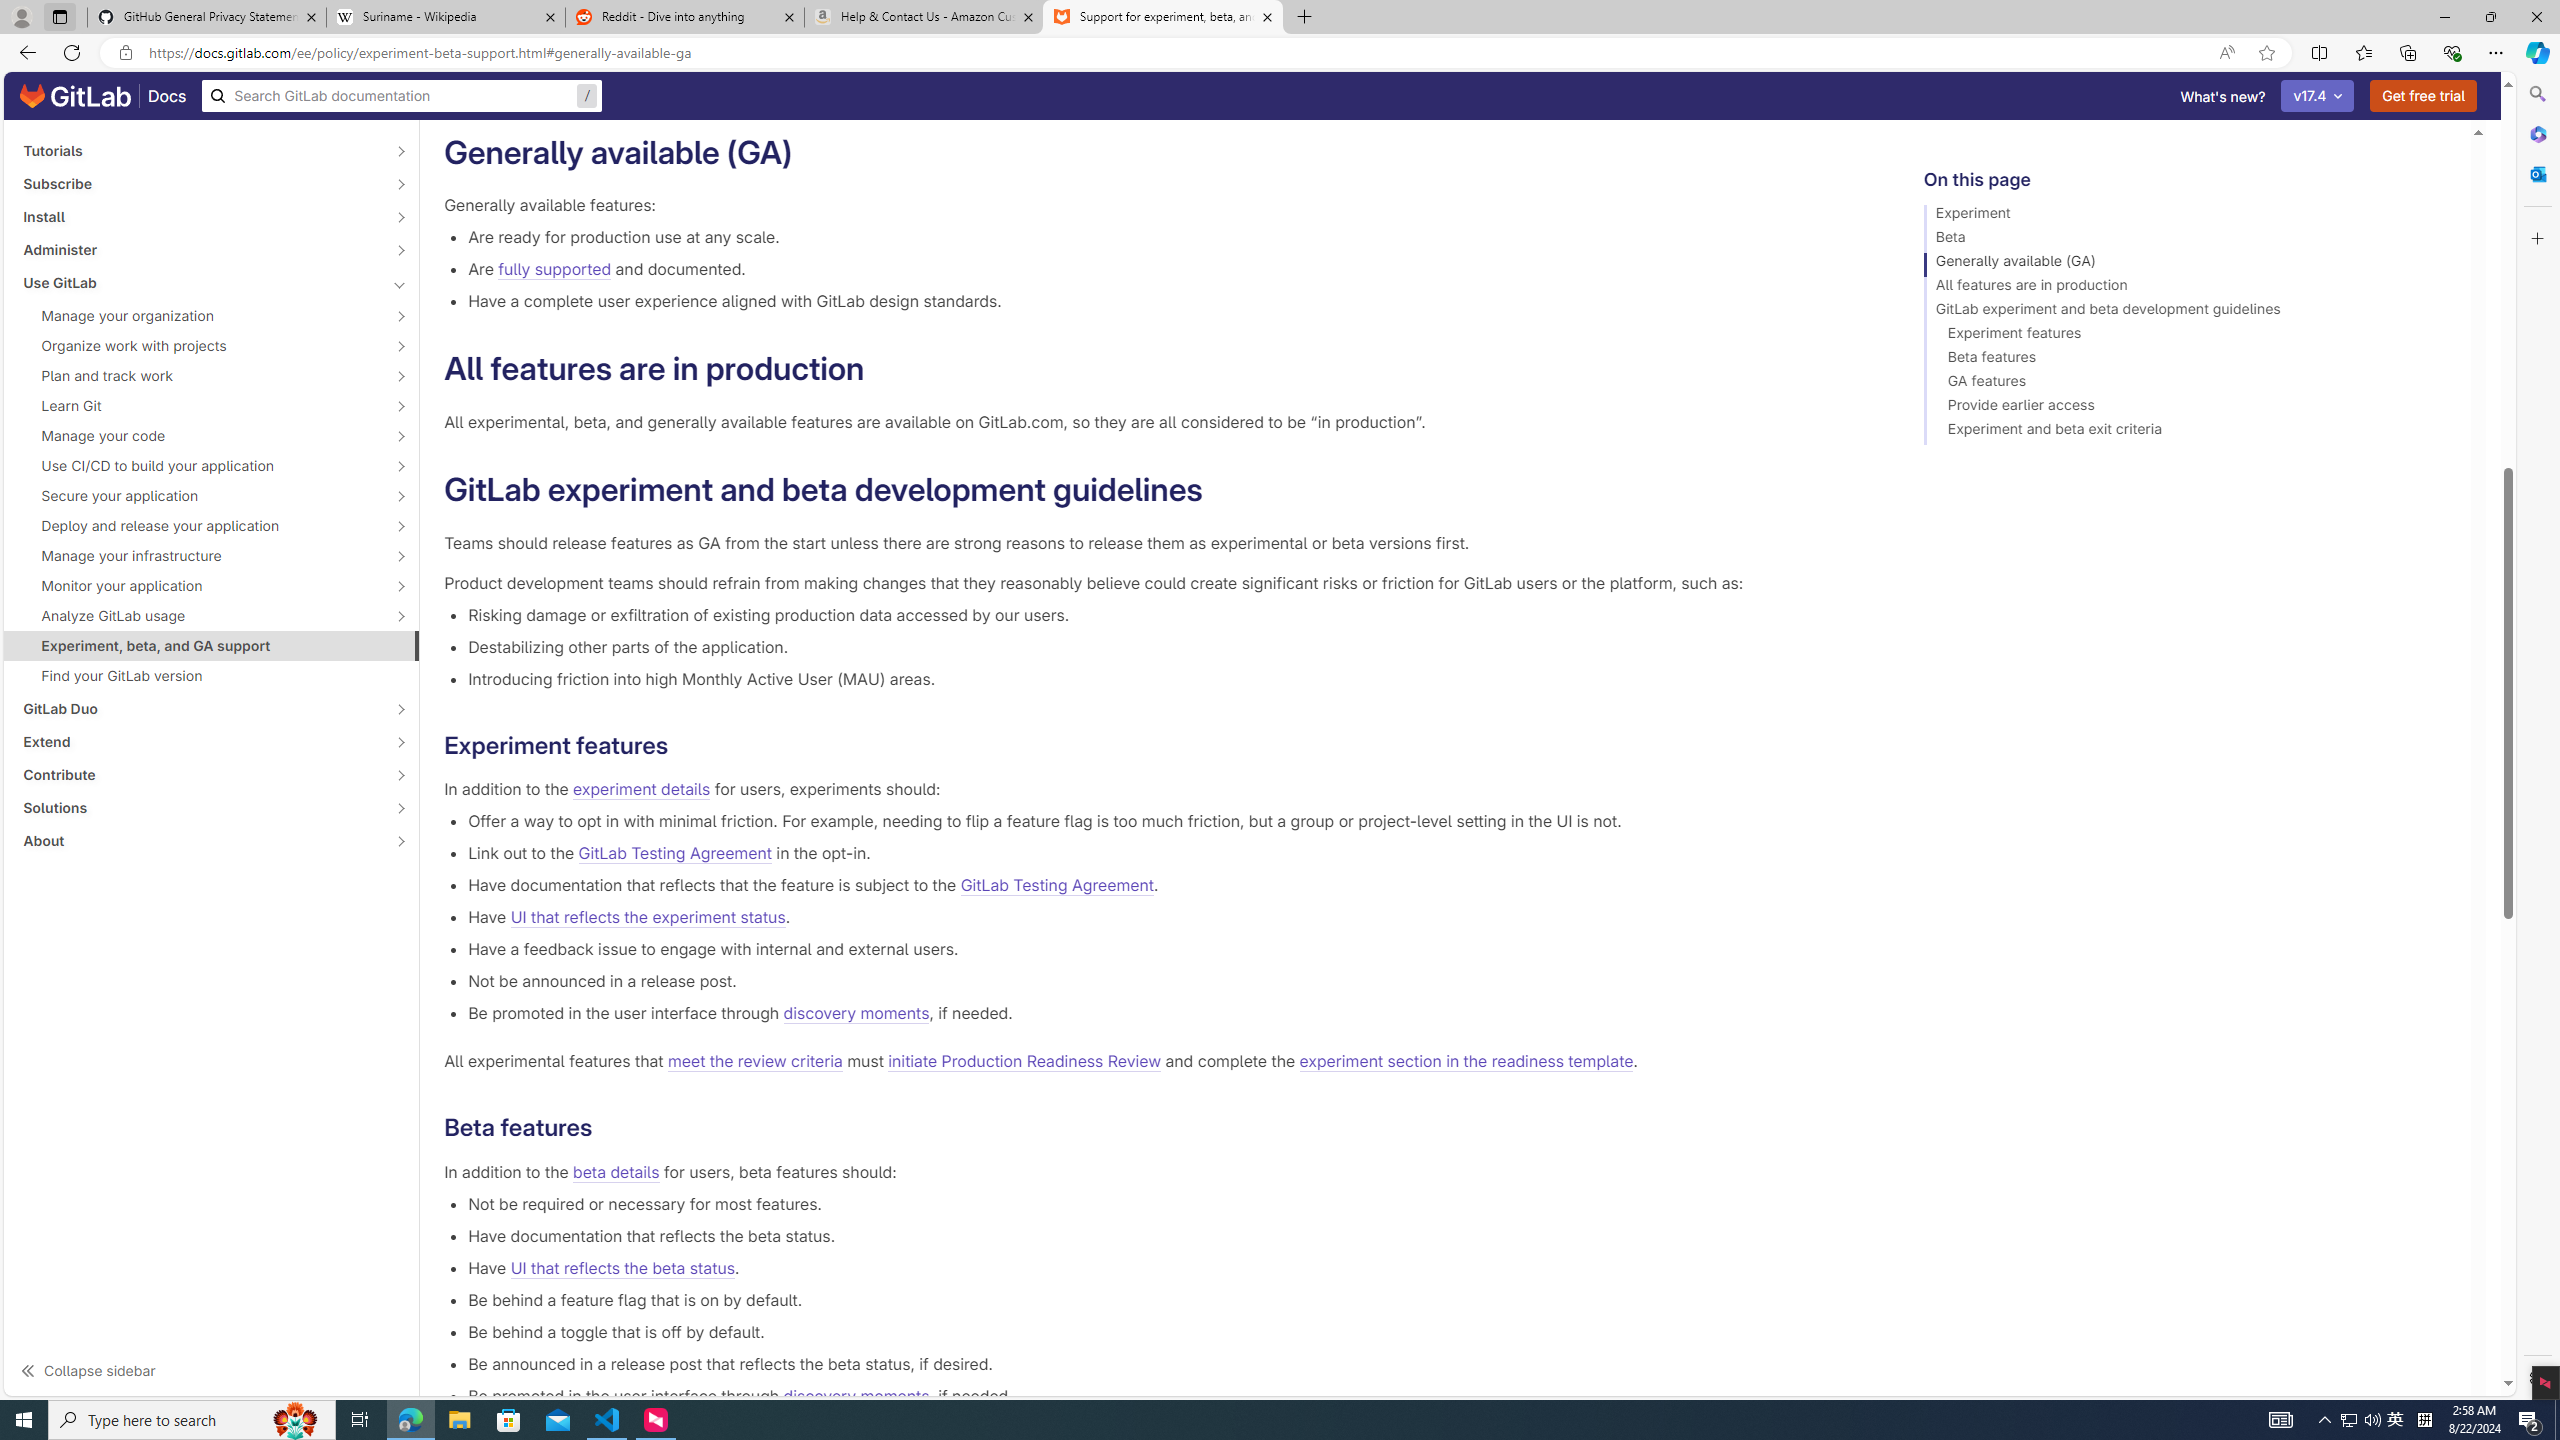 The height and width of the screenshot is (1440, 2560). Describe the element at coordinates (554, 269) in the screenshot. I see `'fully supported'` at that location.